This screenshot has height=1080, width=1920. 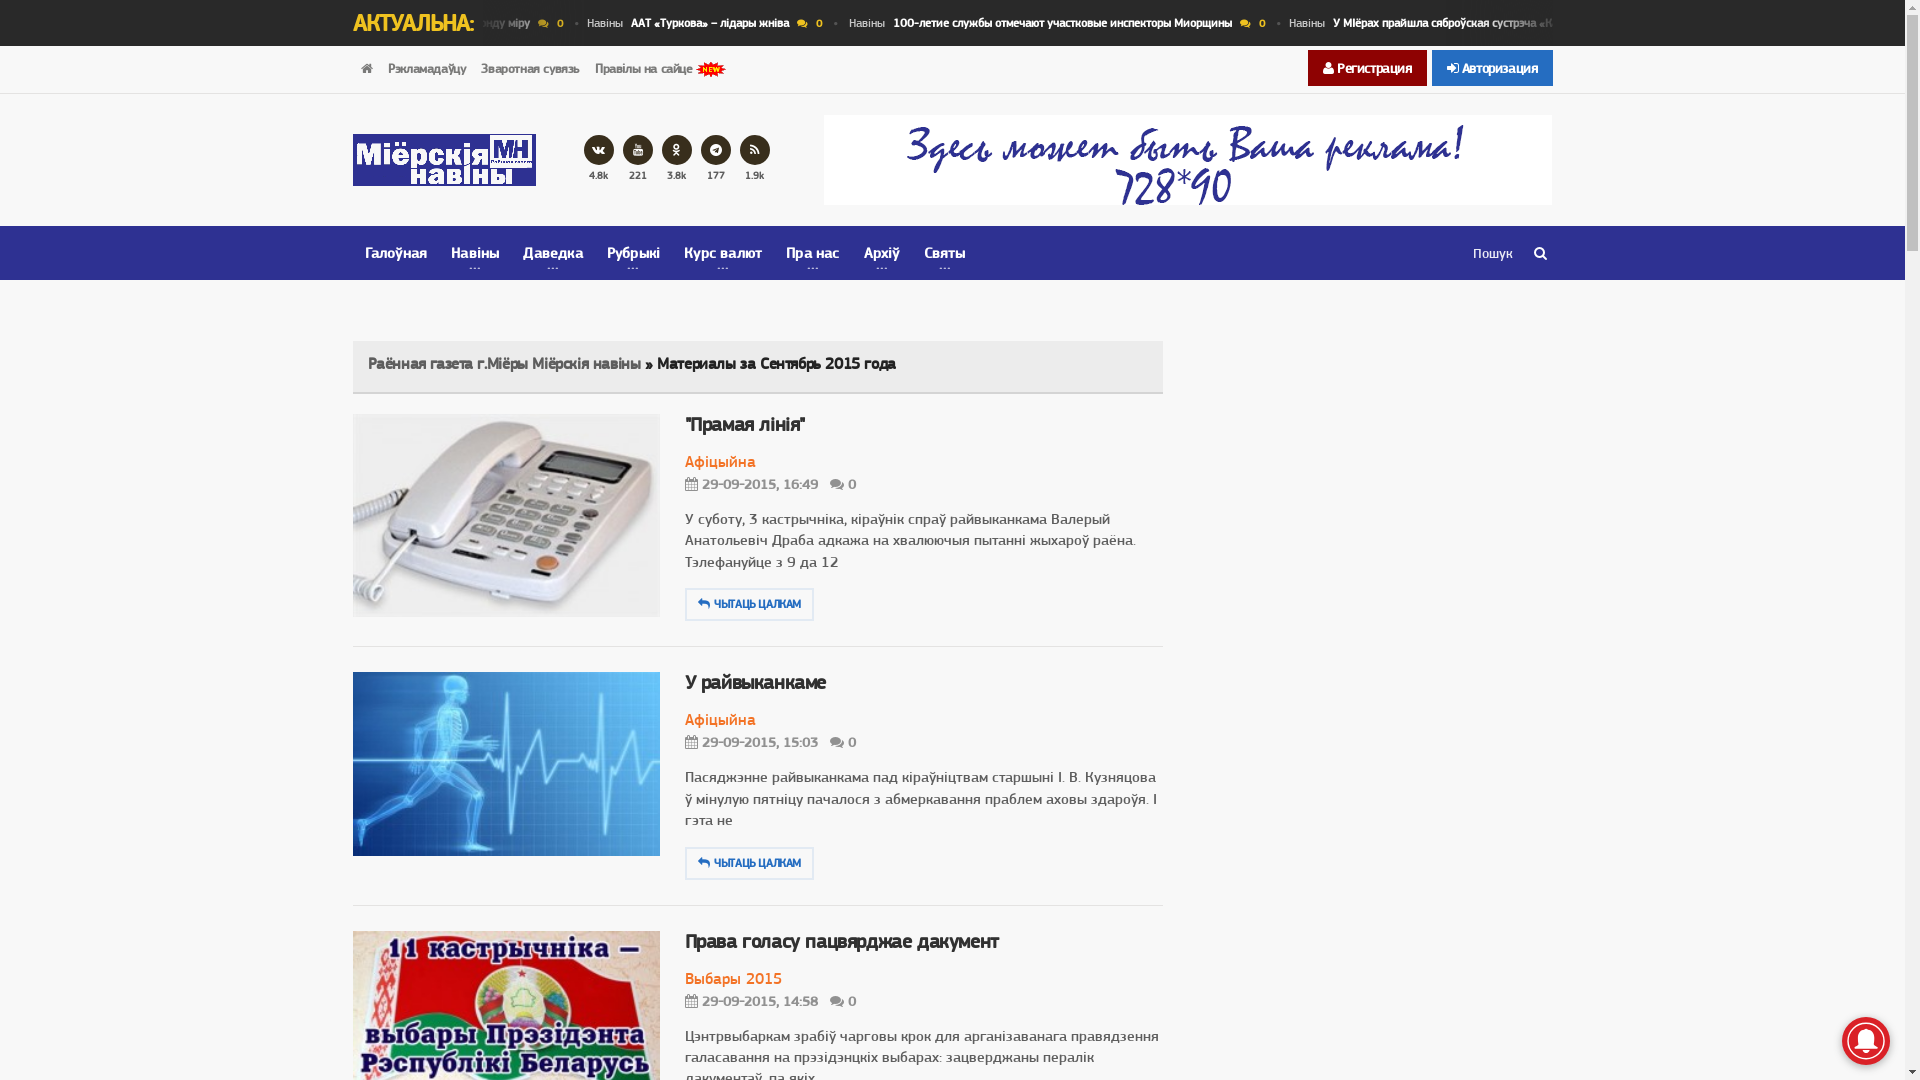 What do you see at coordinates (843, 999) in the screenshot?
I see `'0'` at bounding box center [843, 999].